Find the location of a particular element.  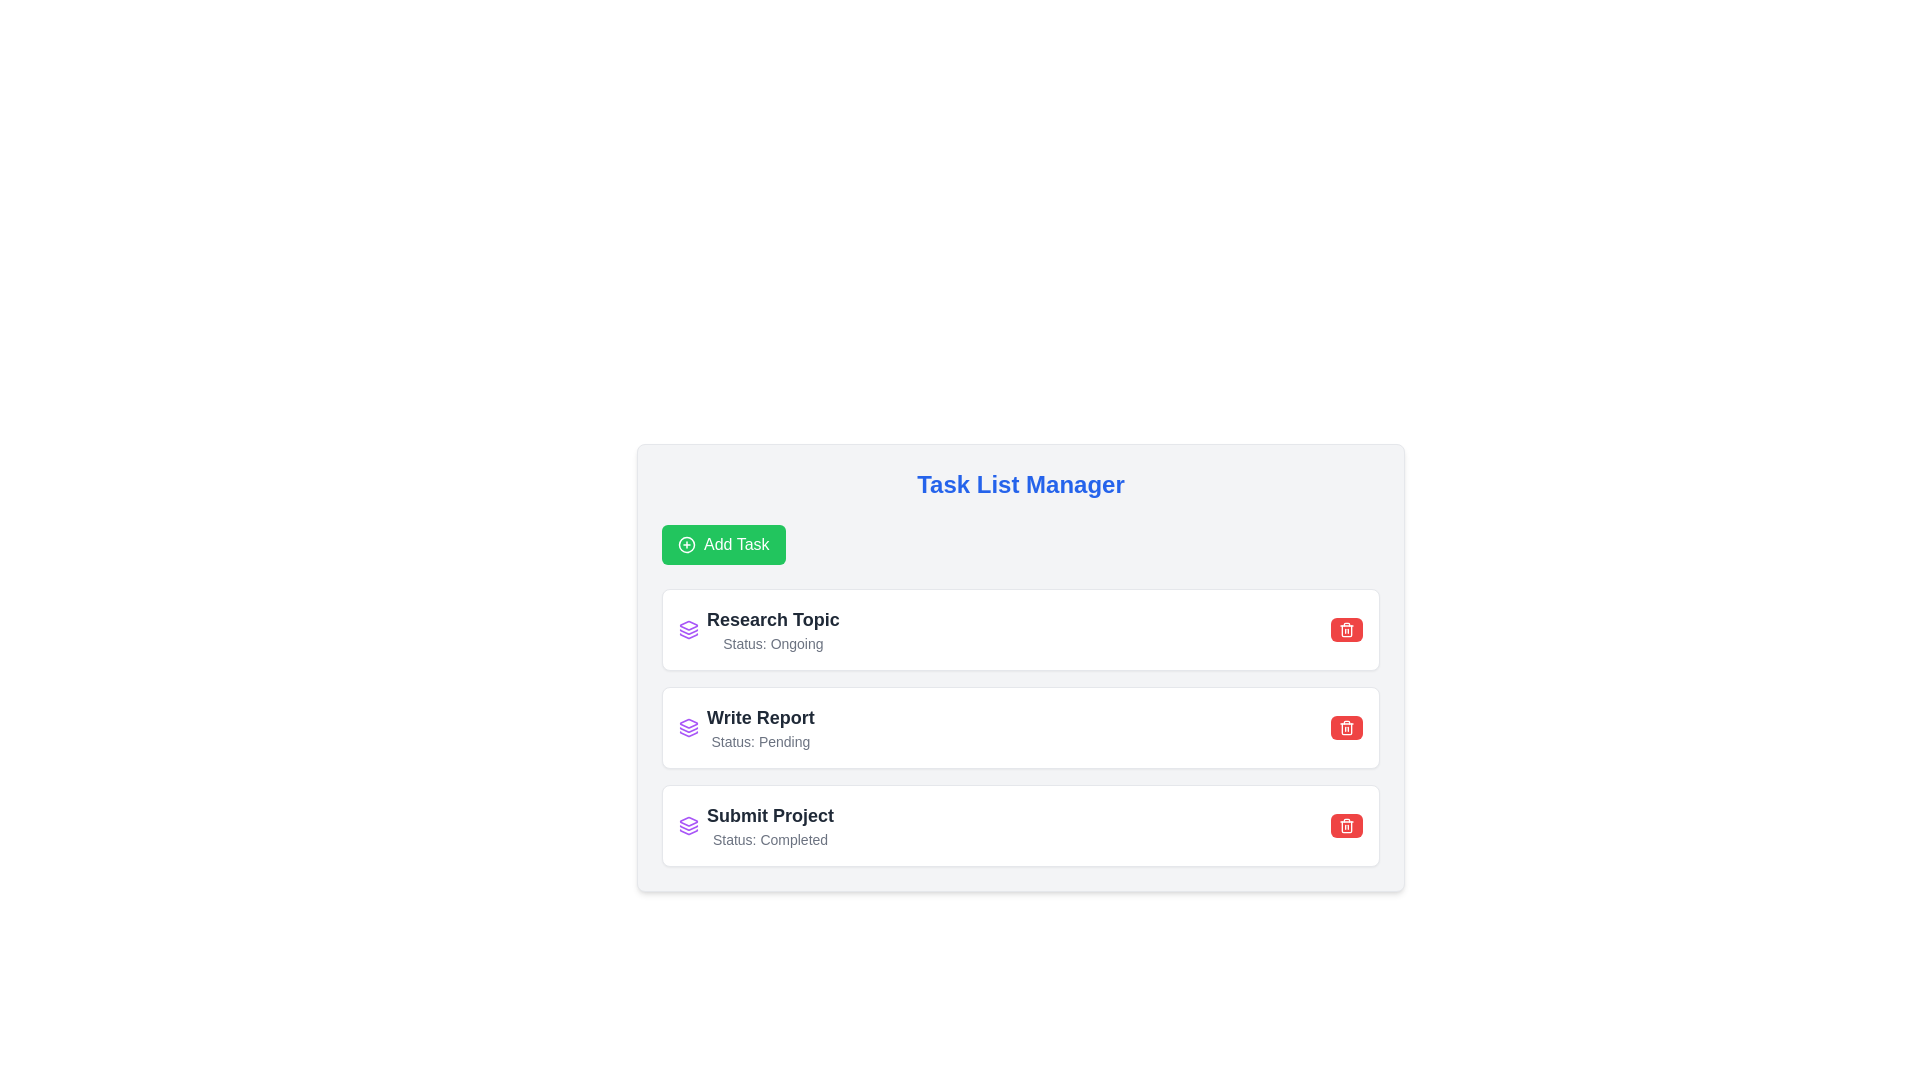

the purple hexagonal icon that resembles a layered stack, located within the 'Research Topic' entry in the vertically stacked list of items is located at coordinates (689, 723).